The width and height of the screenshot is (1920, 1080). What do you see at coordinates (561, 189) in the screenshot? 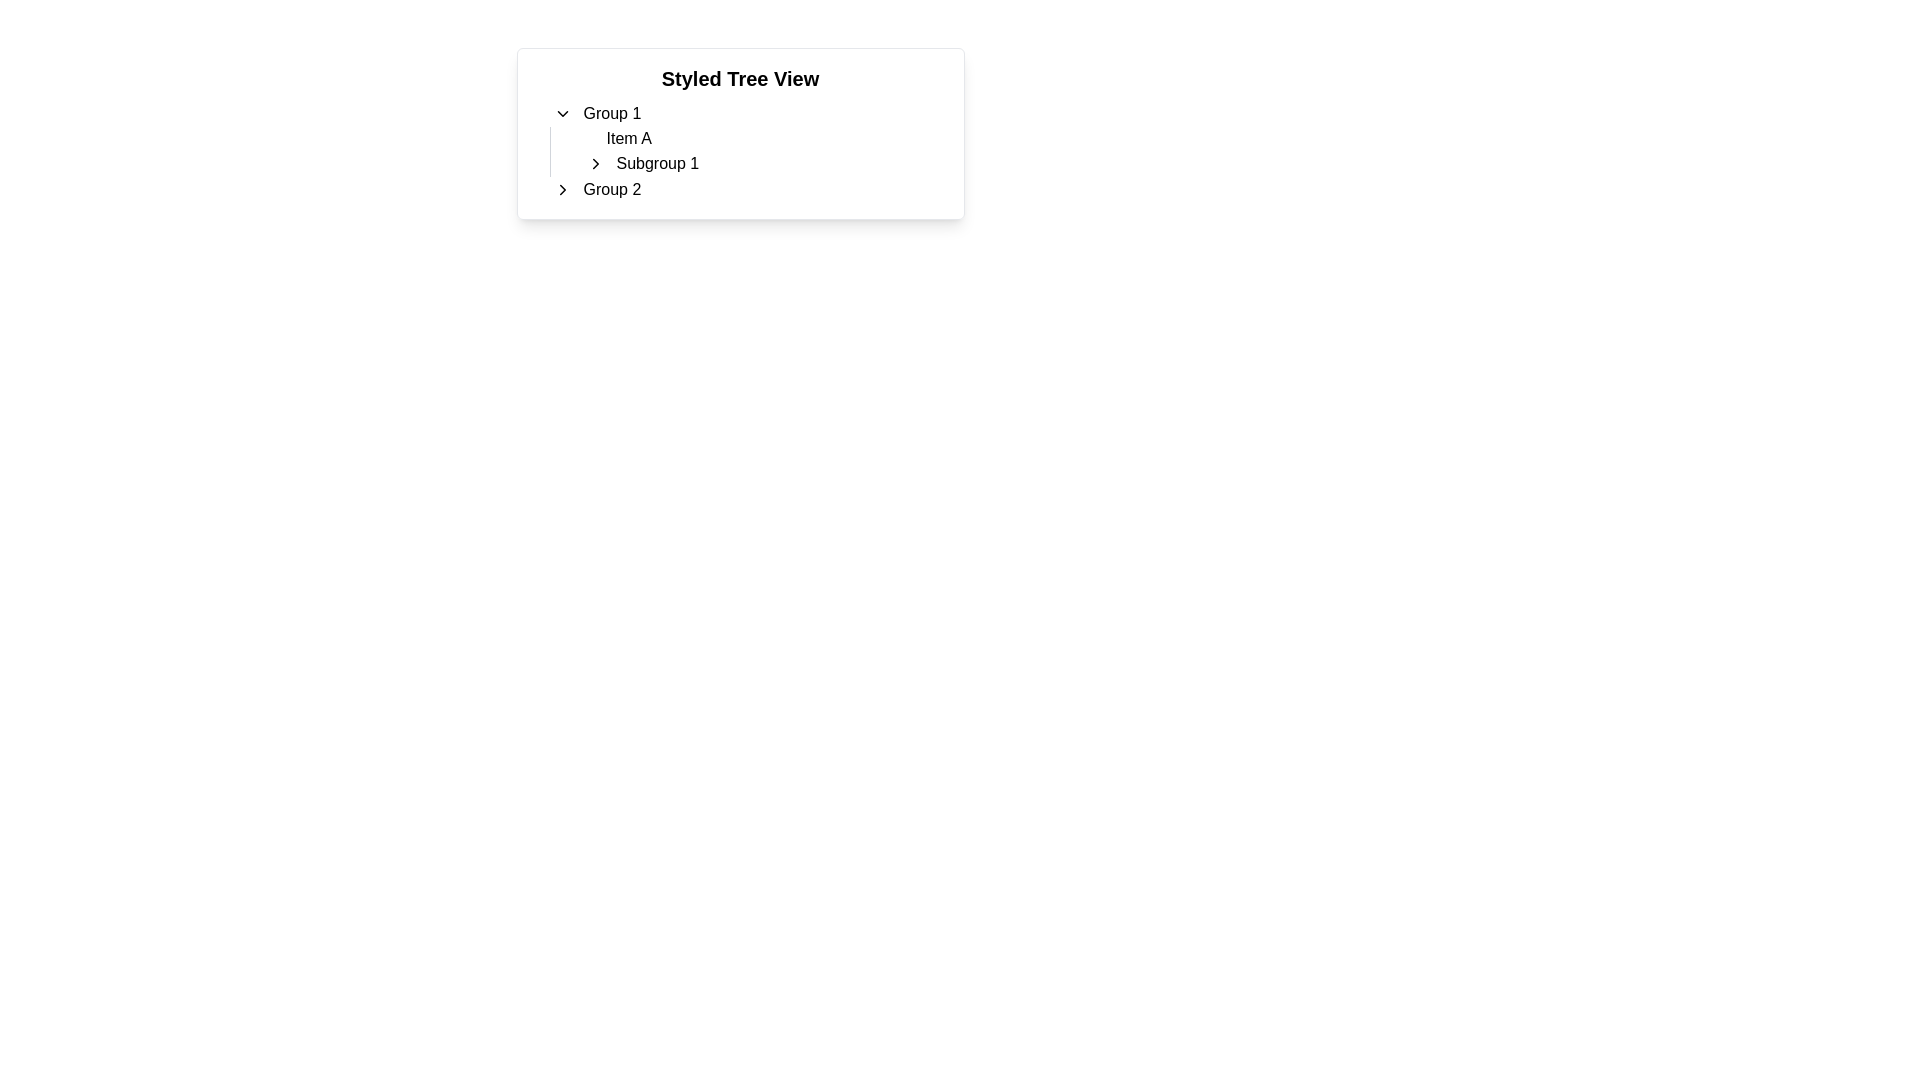
I see `the chevron-shaped icon pointing to the right, located within the second item of the tree view labeled 'Group 2'` at bounding box center [561, 189].